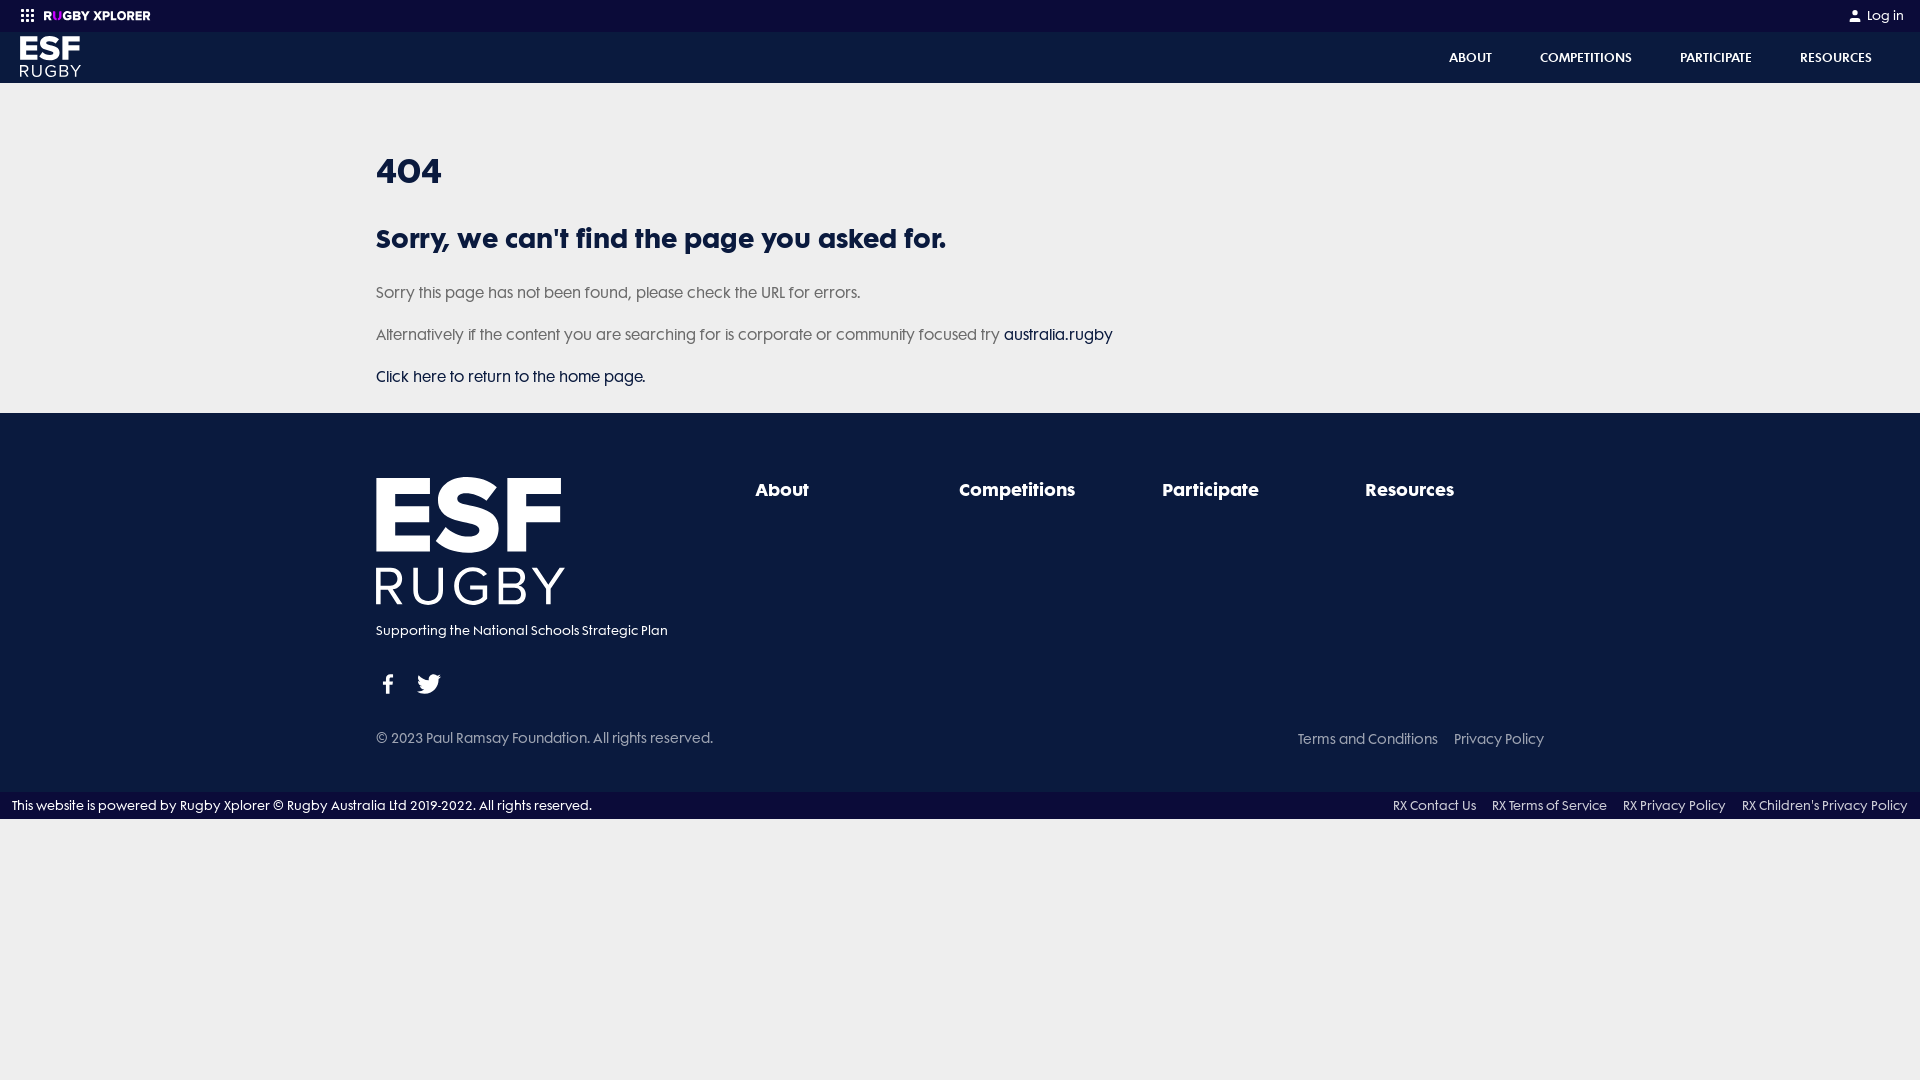  I want to click on 'ABOUT', so click(1470, 56).